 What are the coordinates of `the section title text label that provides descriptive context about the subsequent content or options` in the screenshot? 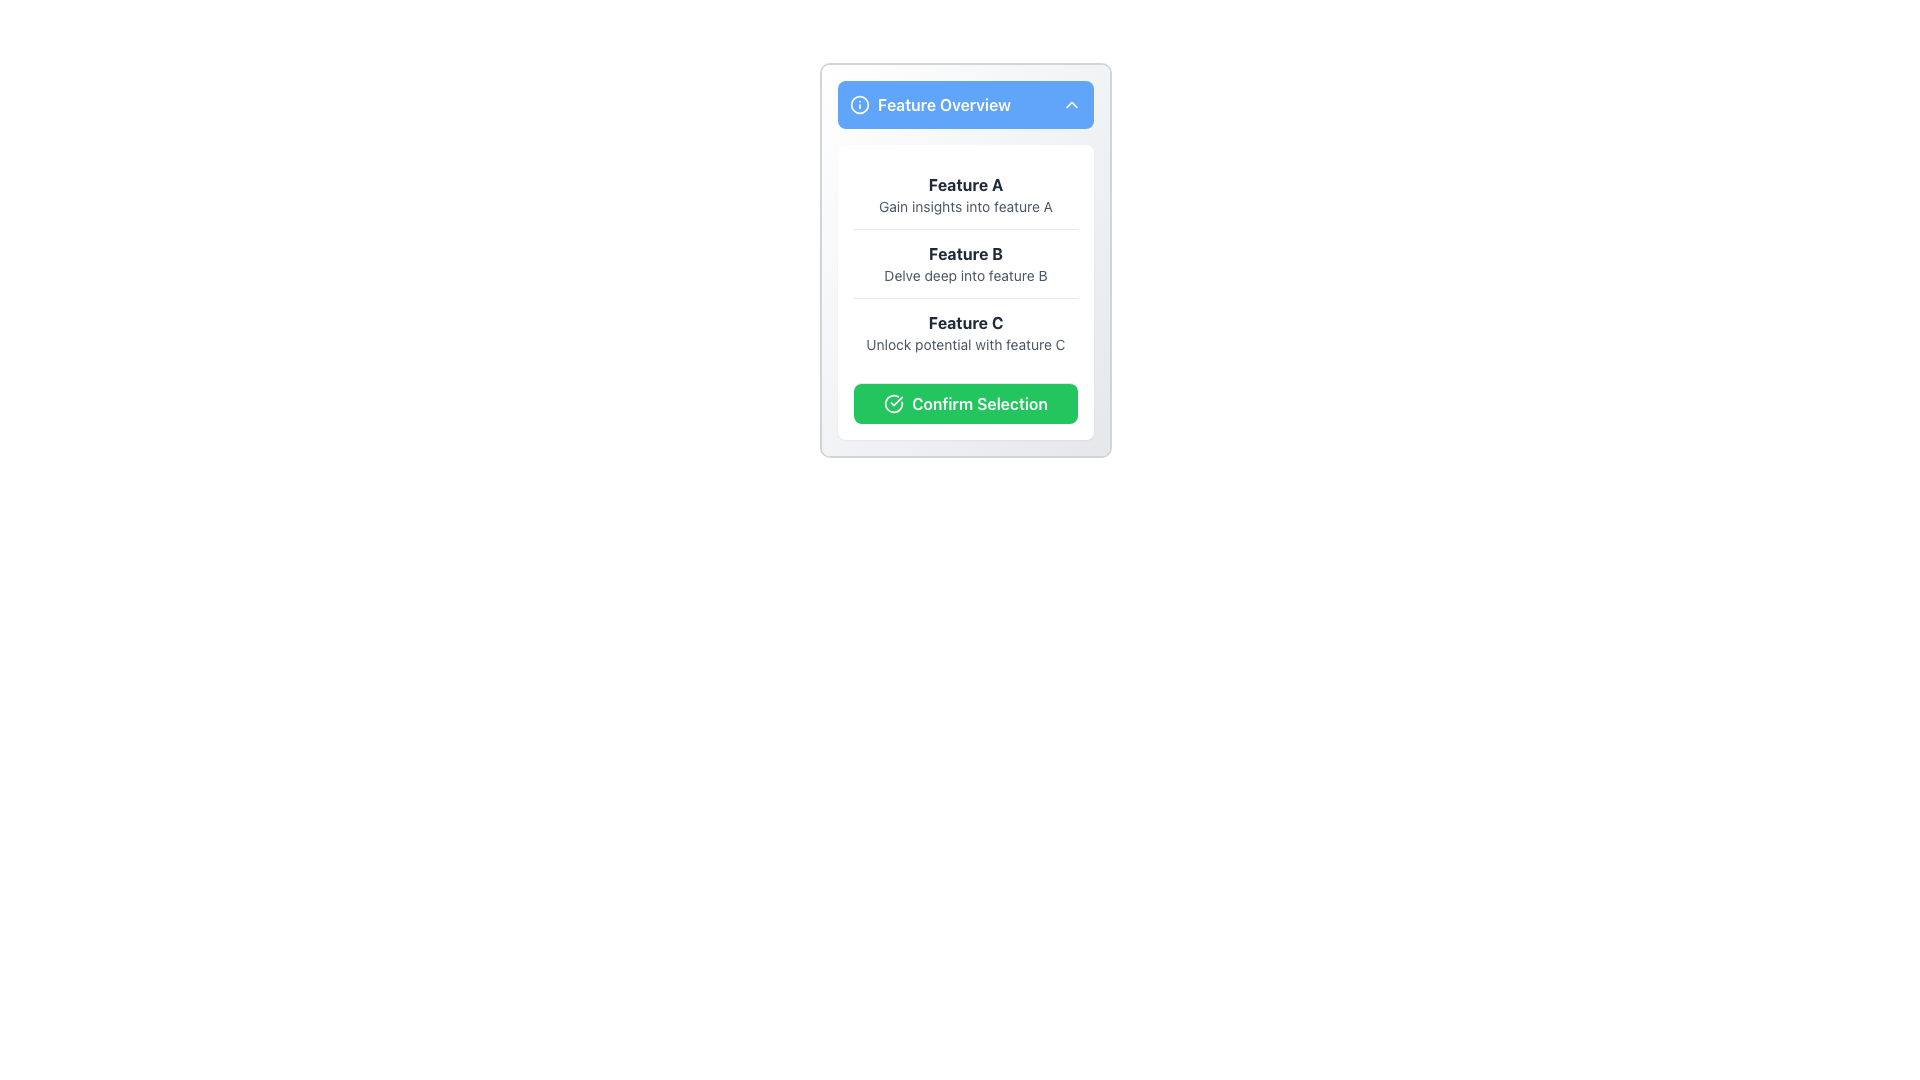 It's located at (943, 104).